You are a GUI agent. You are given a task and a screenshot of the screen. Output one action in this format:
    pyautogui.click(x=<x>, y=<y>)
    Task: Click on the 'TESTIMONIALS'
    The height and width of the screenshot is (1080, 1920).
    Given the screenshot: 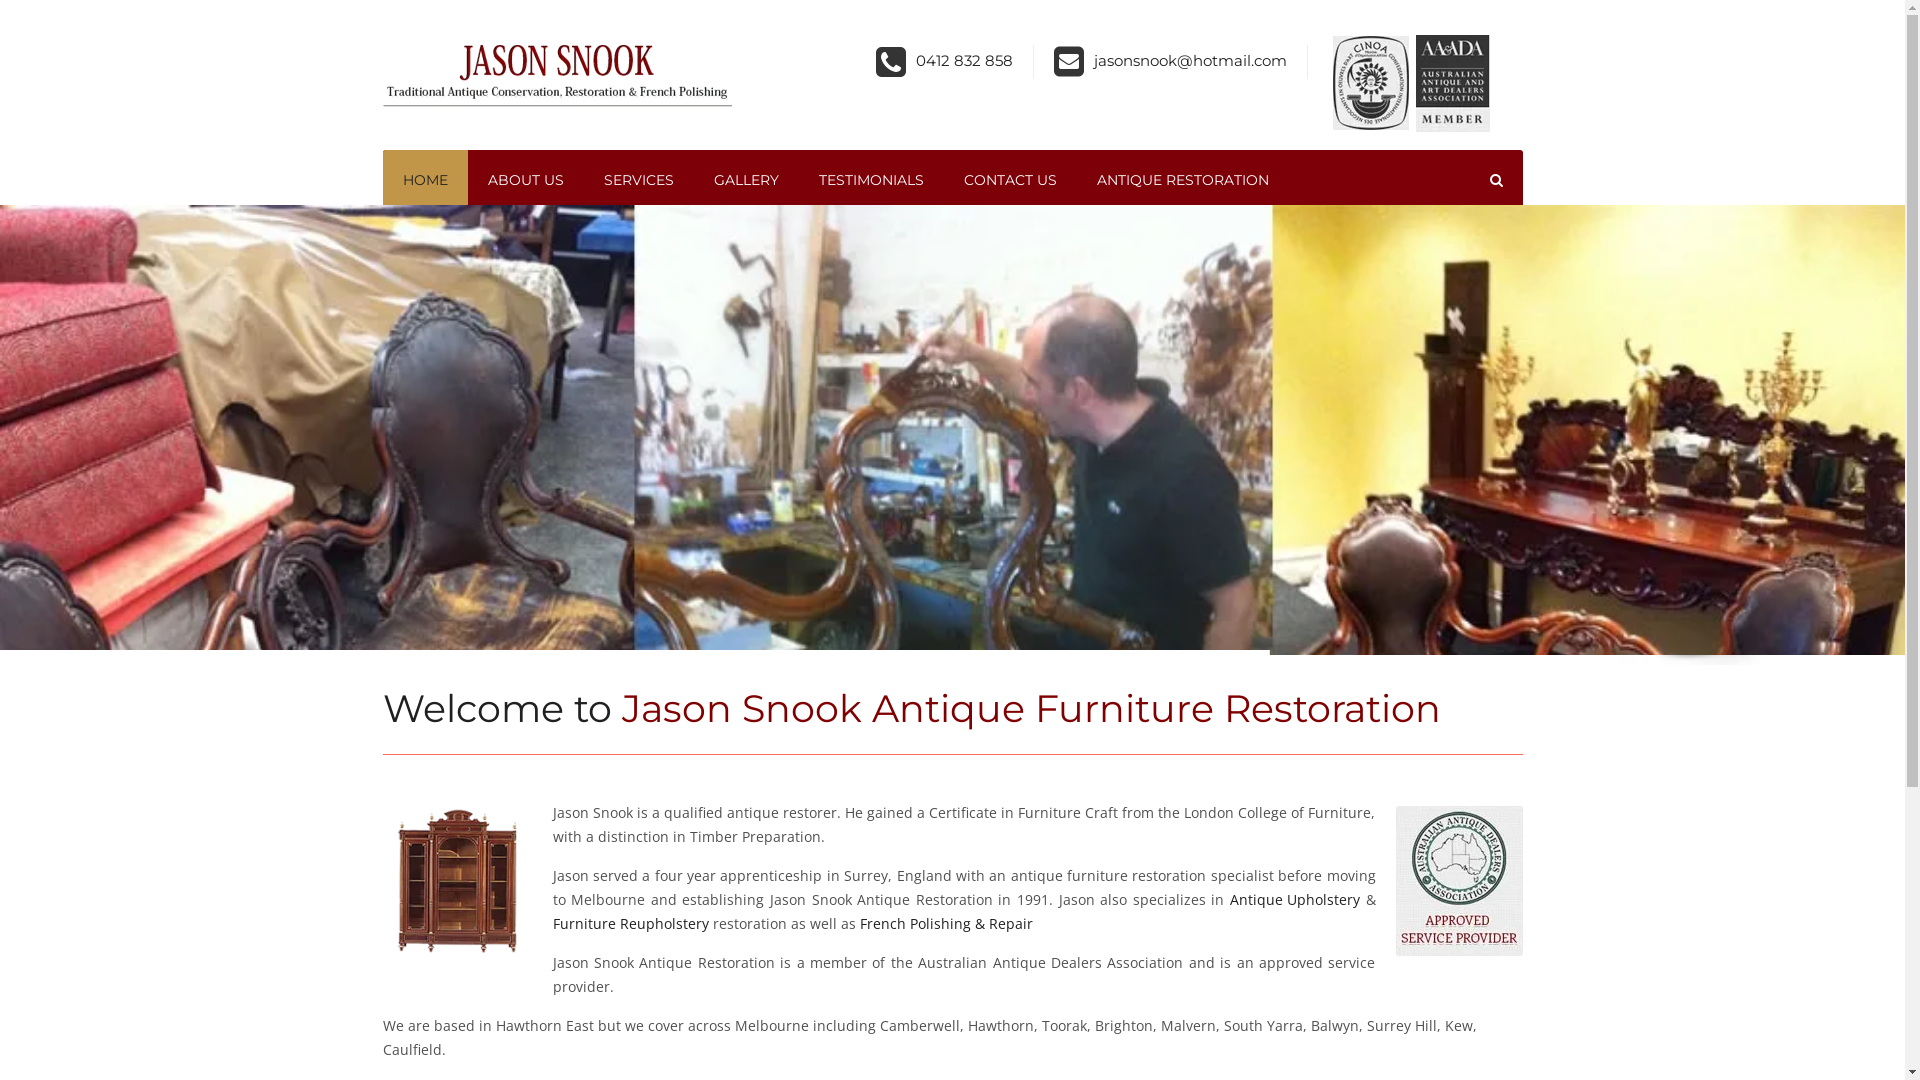 What is the action you would take?
    pyautogui.click(x=870, y=180)
    